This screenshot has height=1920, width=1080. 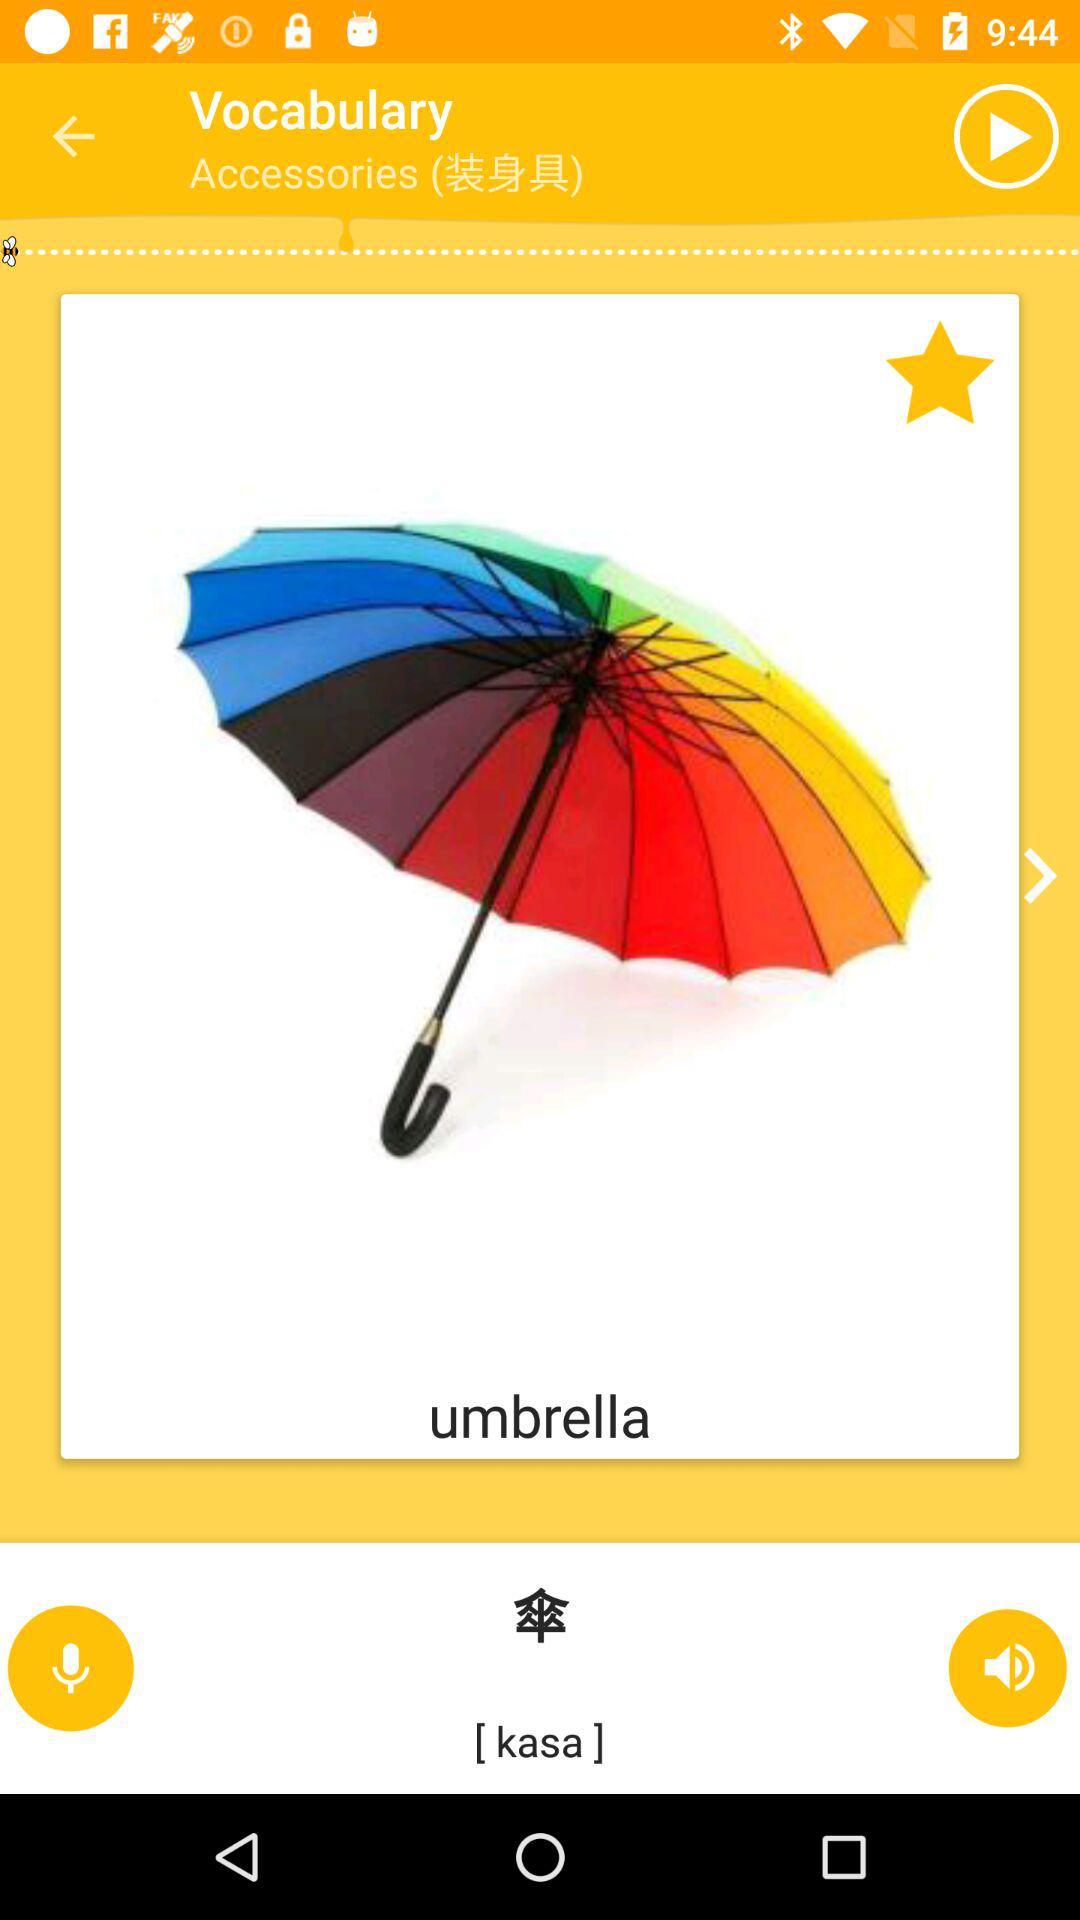 I want to click on the microphone icon, so click(x=69, y=1668).